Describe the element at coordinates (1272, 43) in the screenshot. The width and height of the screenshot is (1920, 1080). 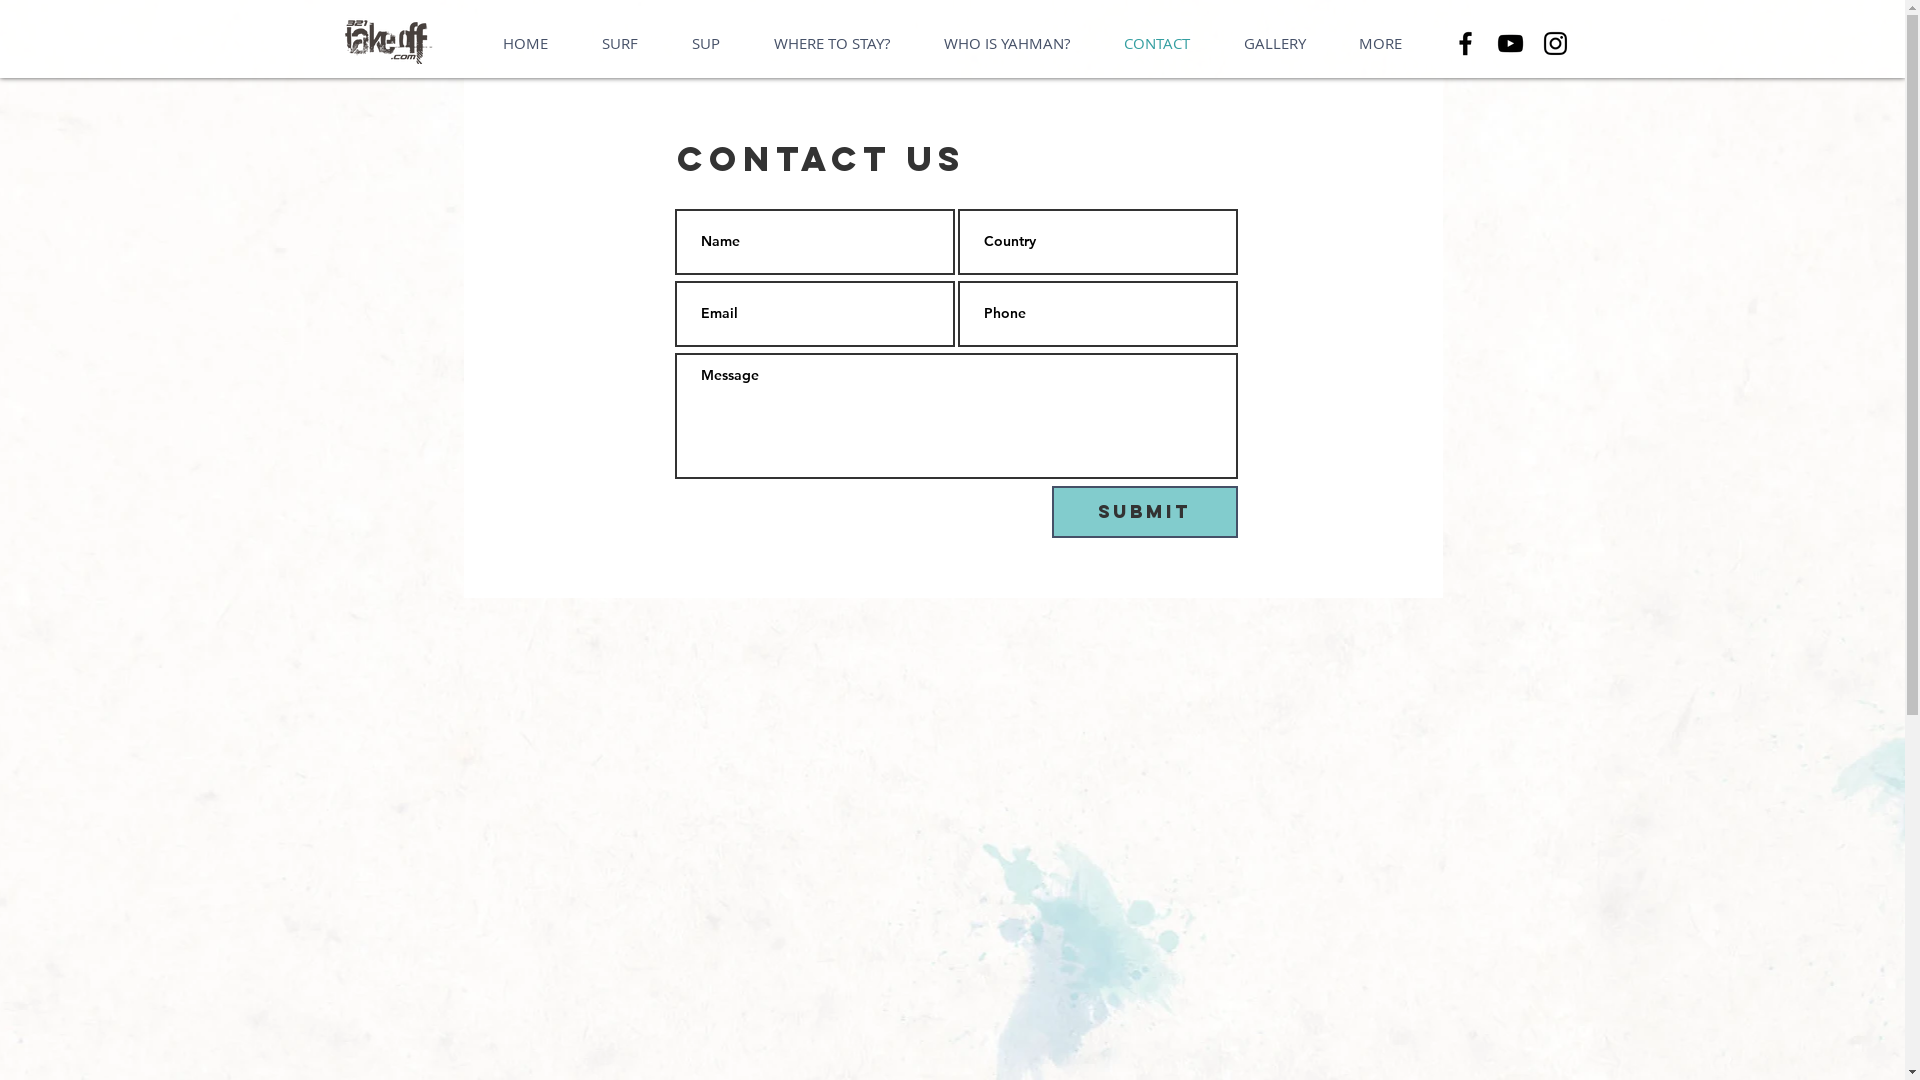
I see `'GALLERY'` at that location.